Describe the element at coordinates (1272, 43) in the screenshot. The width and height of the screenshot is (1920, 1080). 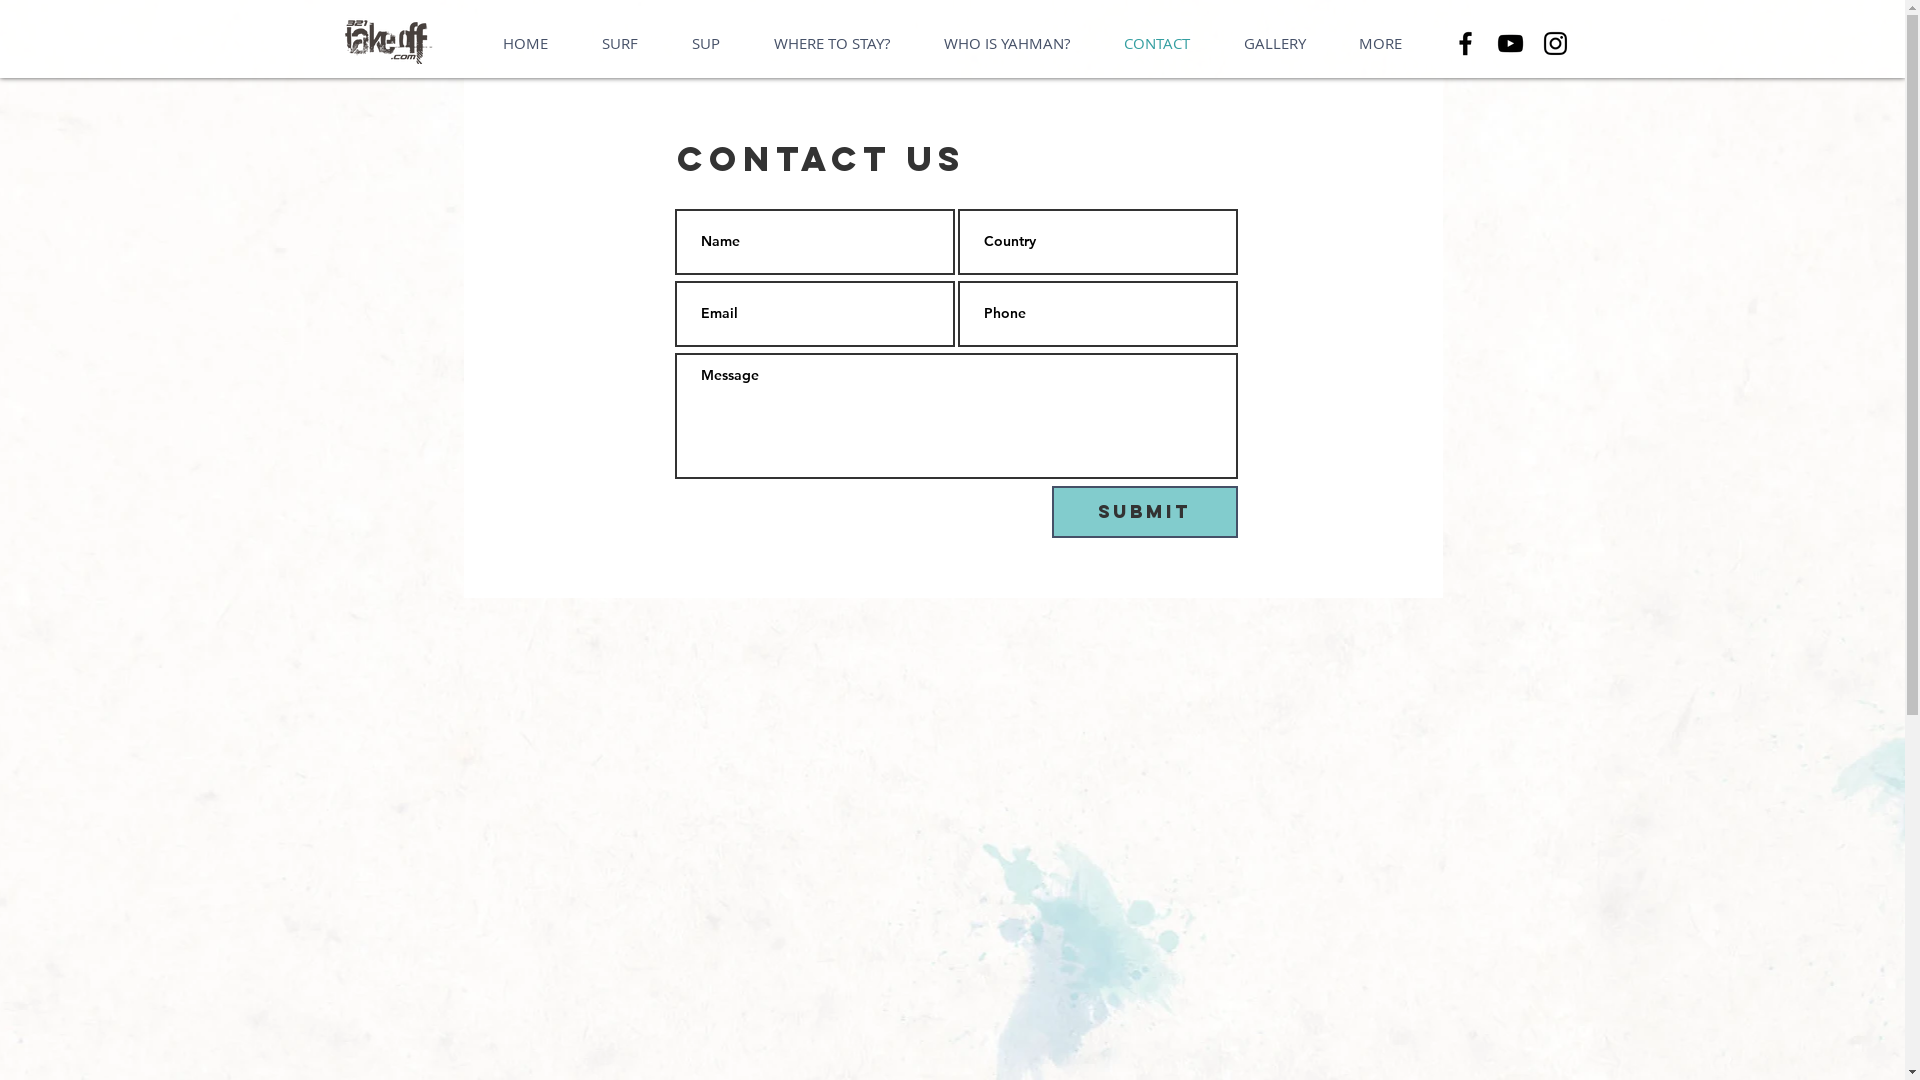
I see `'GALLERY'` at that location.